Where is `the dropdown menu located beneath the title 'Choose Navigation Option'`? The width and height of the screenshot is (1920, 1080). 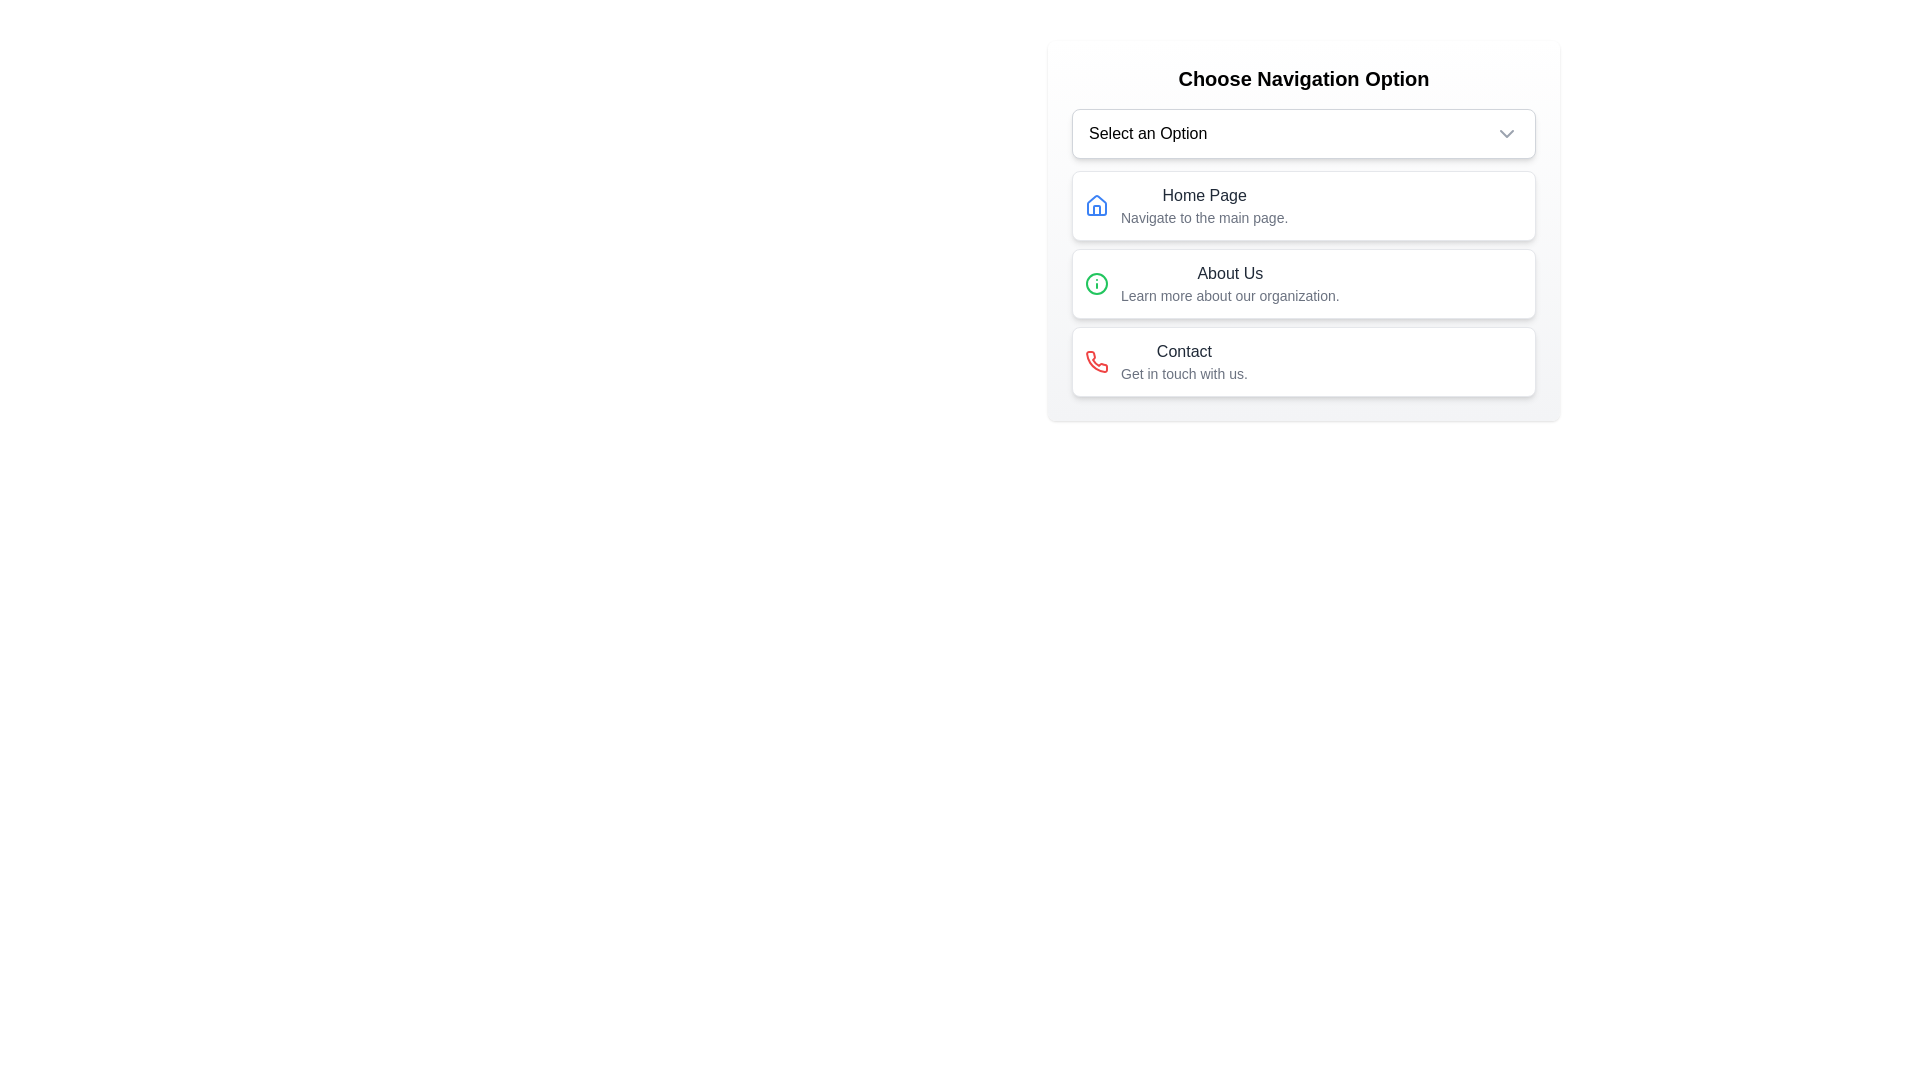
the dropdown menu located beneath the title 'Choose Navigation Option' is located at coordinates (1304, 134).